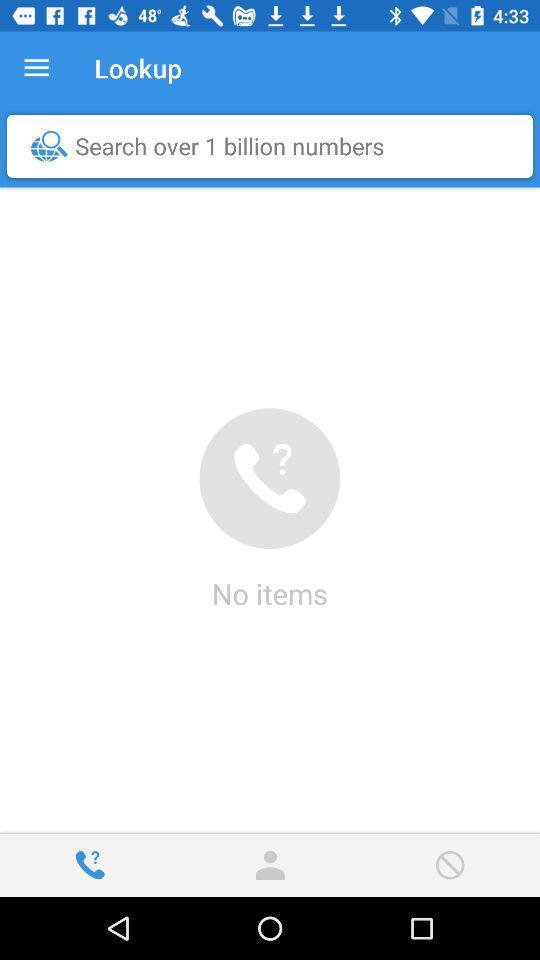 The image size is (540, 960). I want to click on item next to the lookup, so click(36, 68).